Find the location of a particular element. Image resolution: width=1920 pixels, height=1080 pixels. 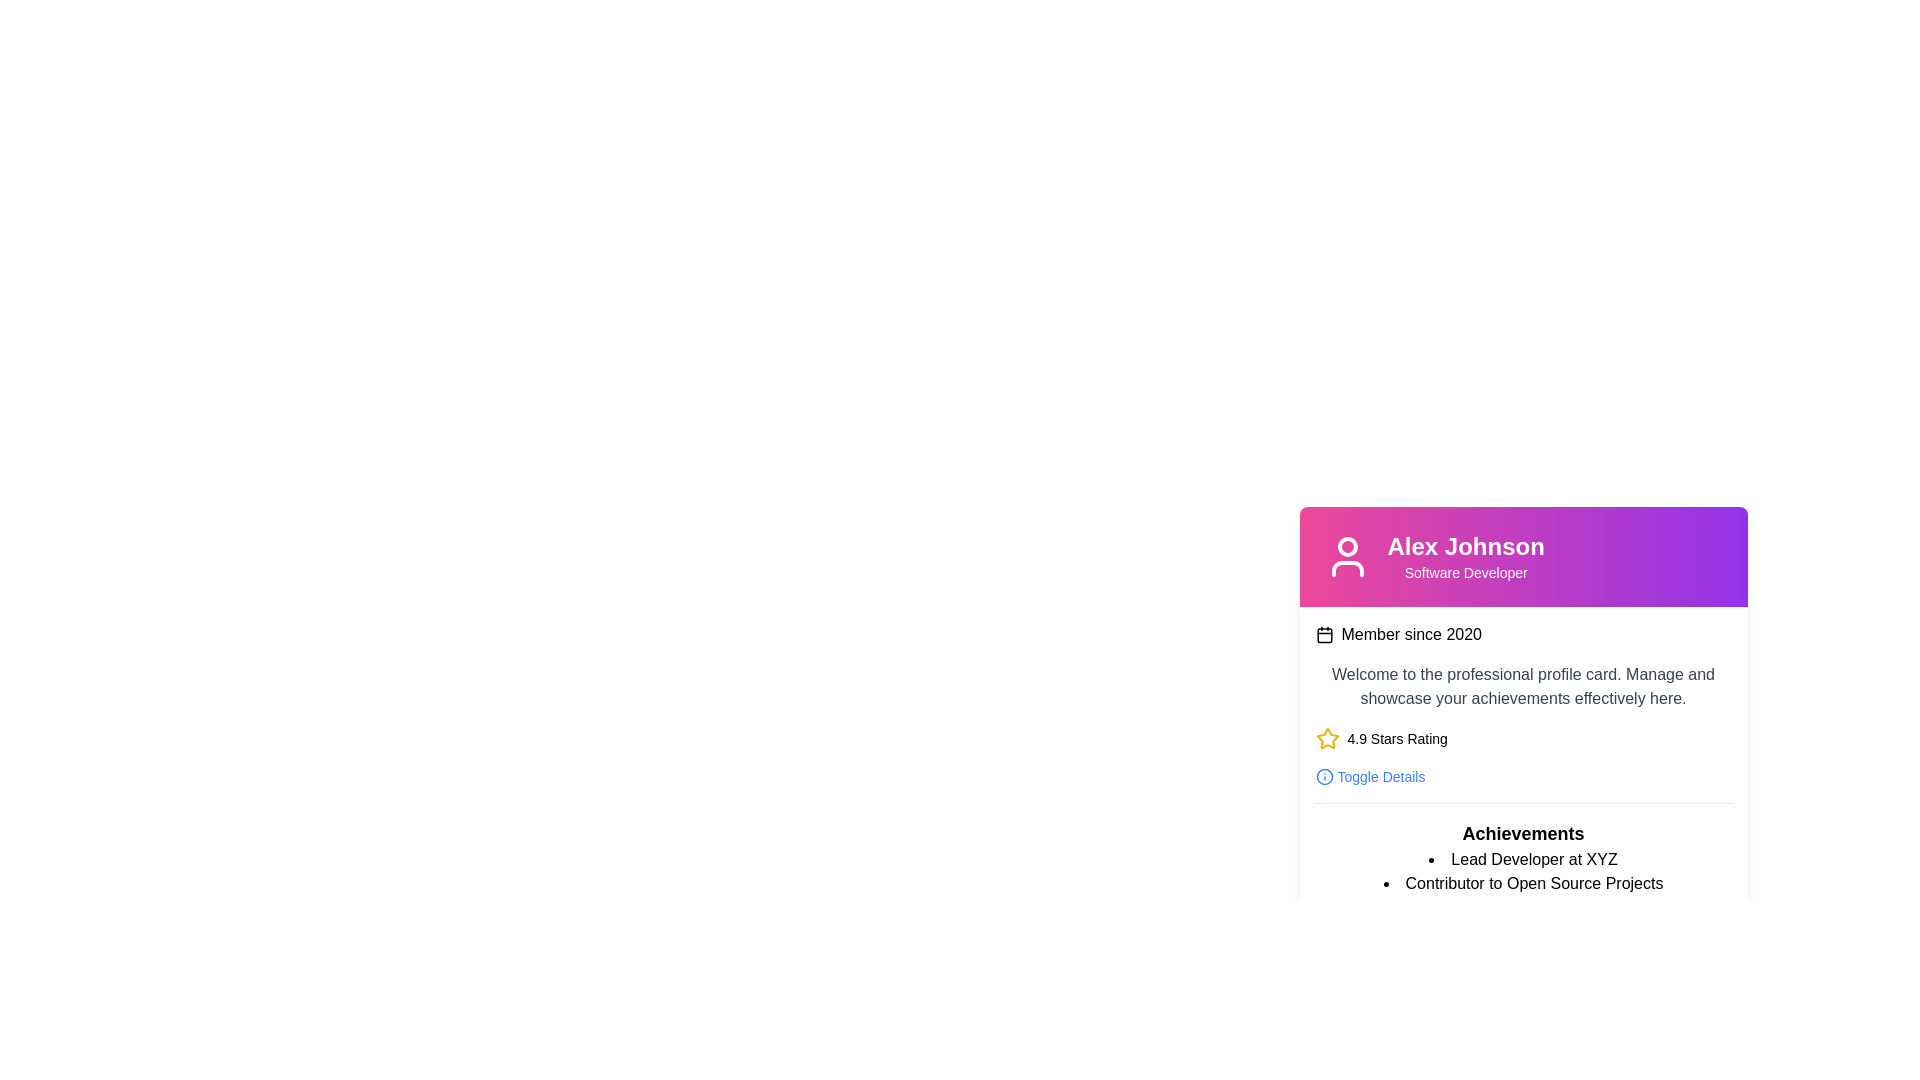

the calendar icon that represents the member's joining date, located to the left of the text 'Member since 2020' is located at coordinates (1324, 635).